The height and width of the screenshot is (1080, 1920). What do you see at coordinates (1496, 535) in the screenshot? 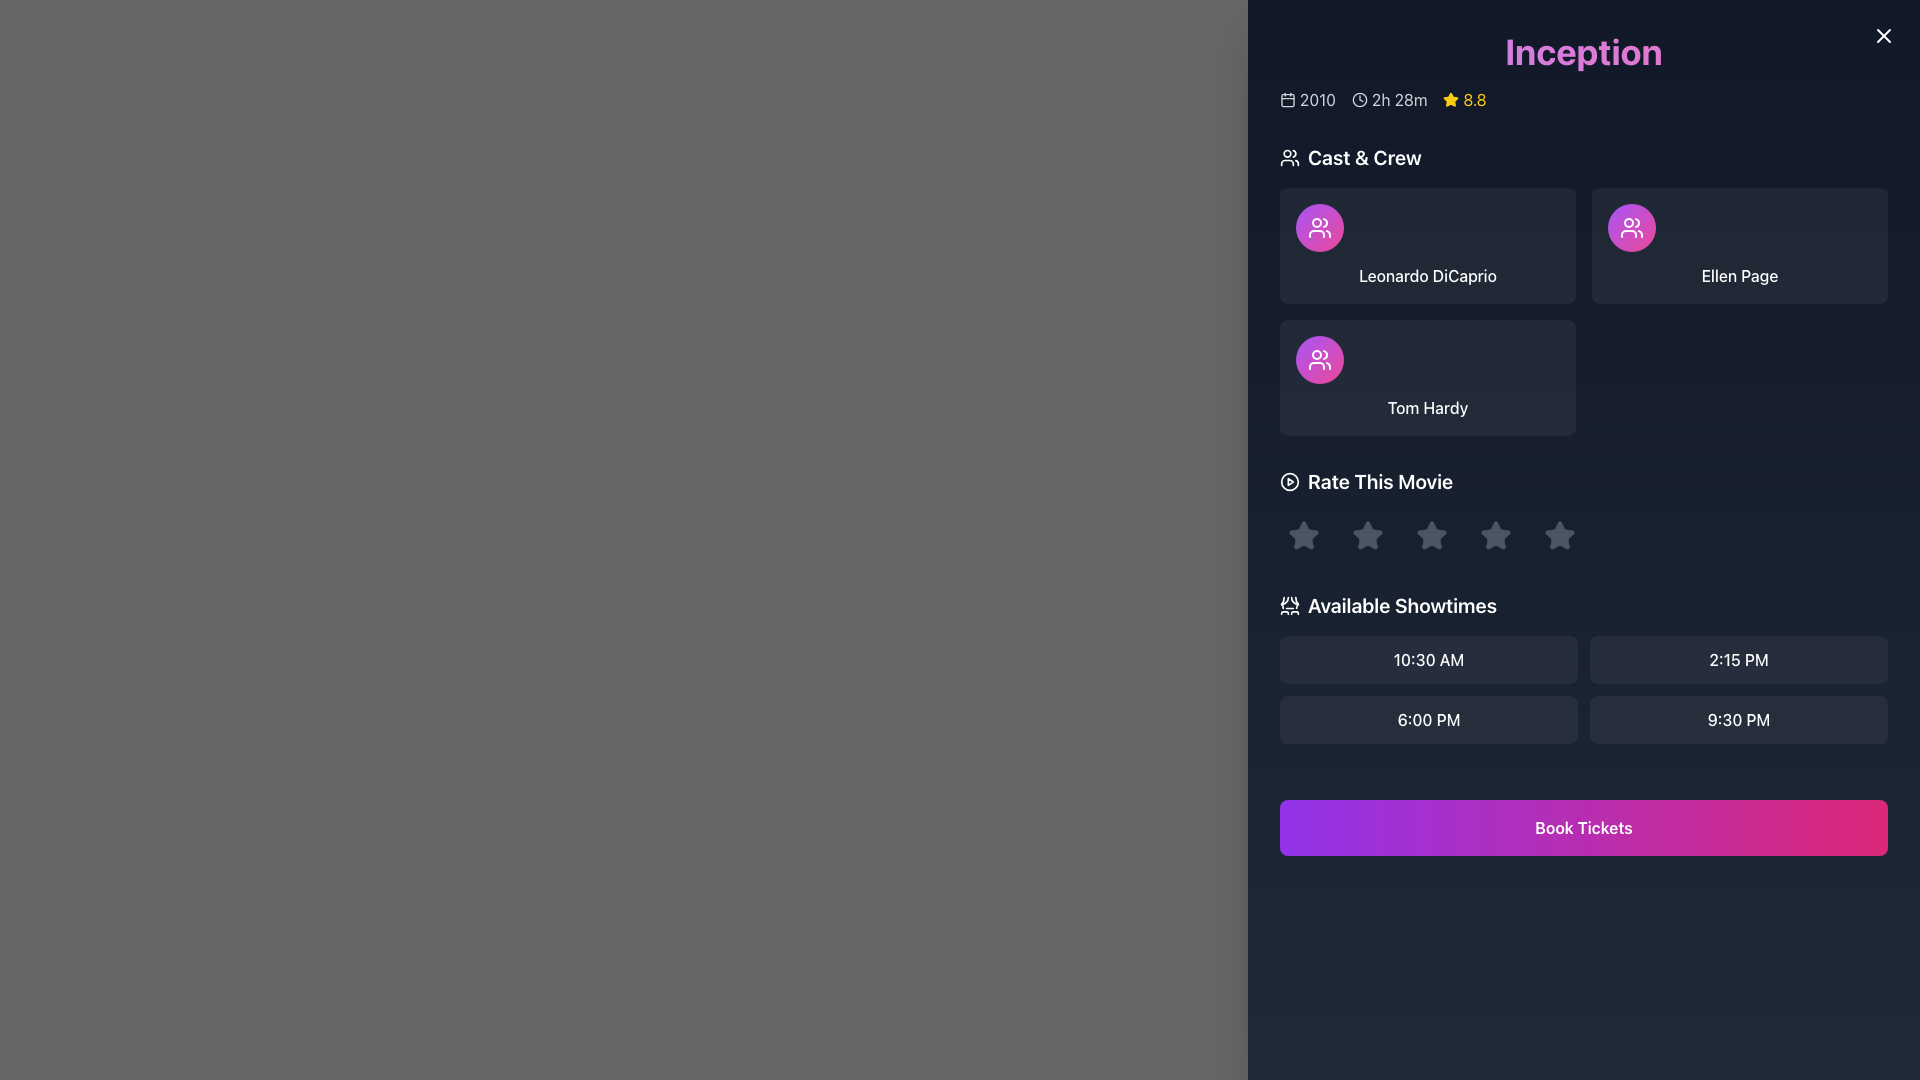
I see `the fourth star-shaped icon (dark gray fill) in the rating system below the text 'Rate This Movie' to change its appearance` at bounding box center [1496, 535].